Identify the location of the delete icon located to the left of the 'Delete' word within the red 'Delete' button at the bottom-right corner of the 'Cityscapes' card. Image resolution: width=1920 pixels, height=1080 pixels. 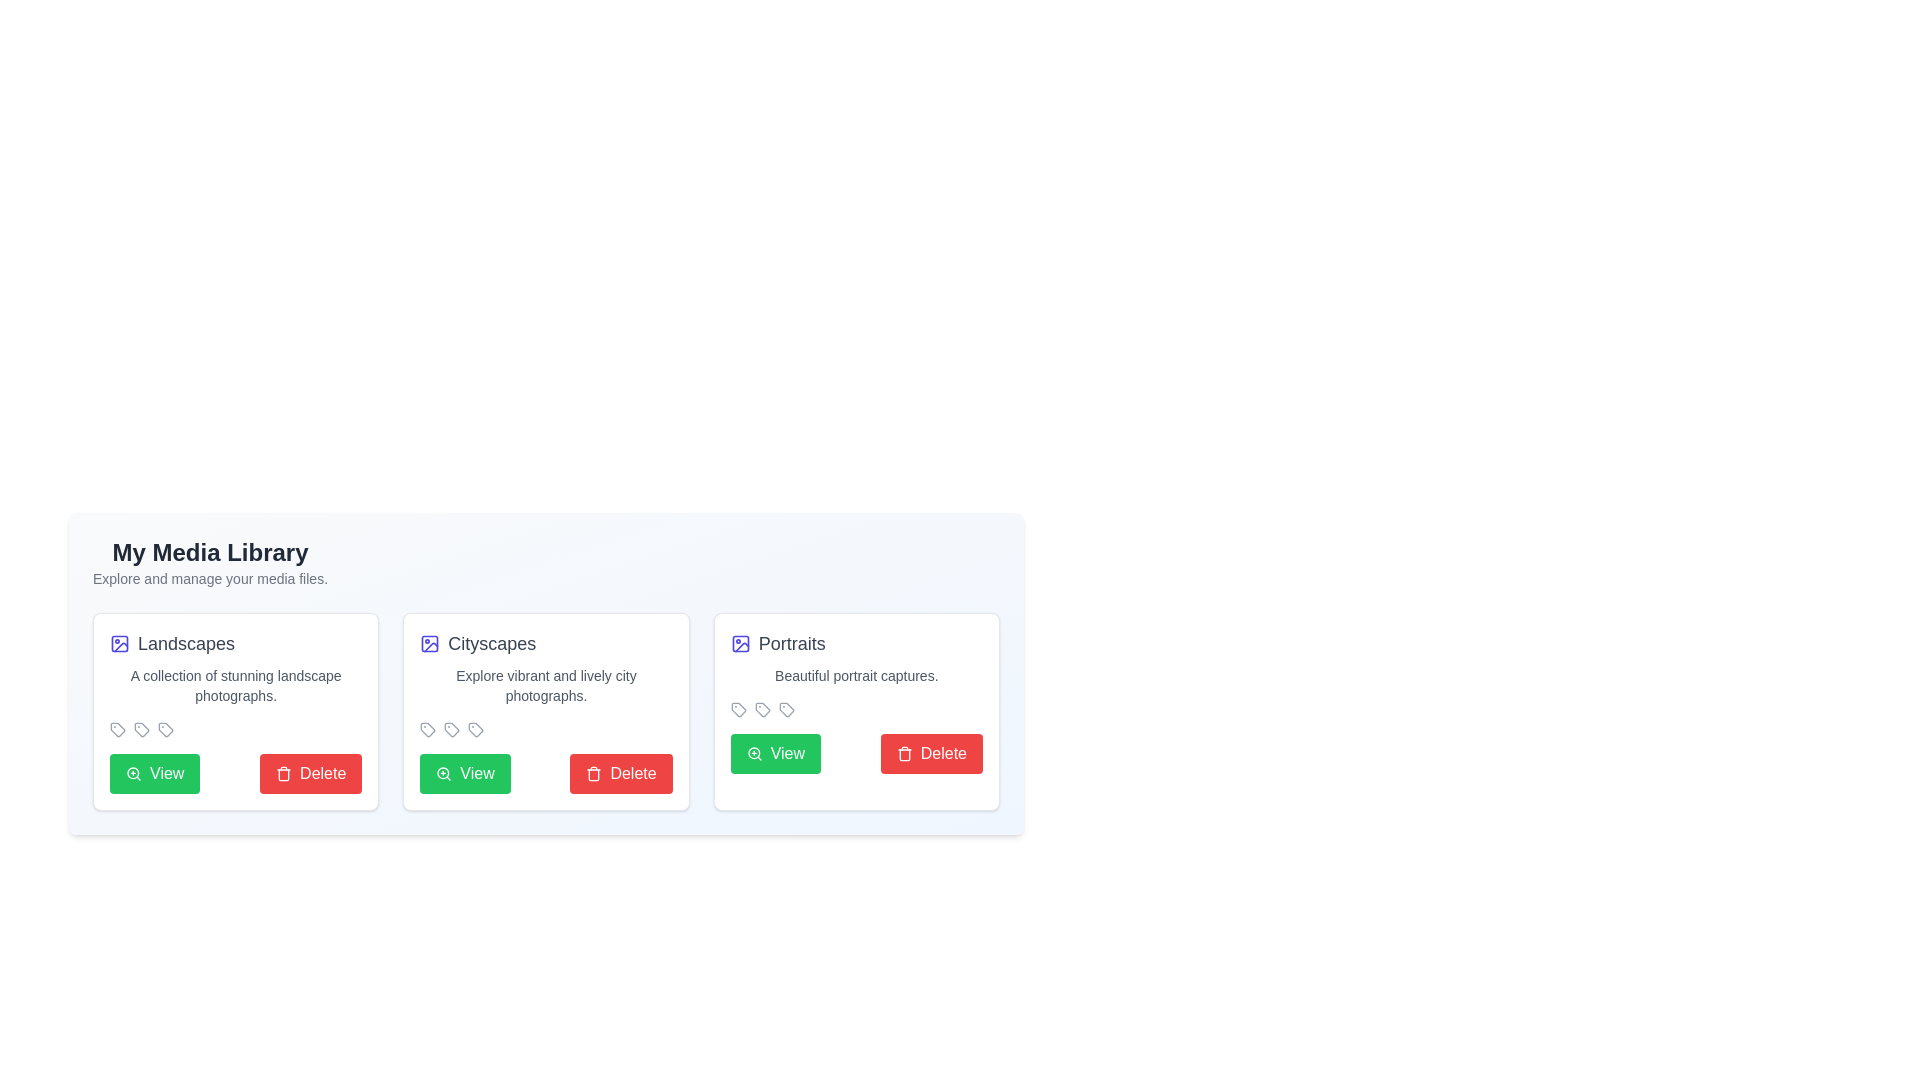
(593, 773).